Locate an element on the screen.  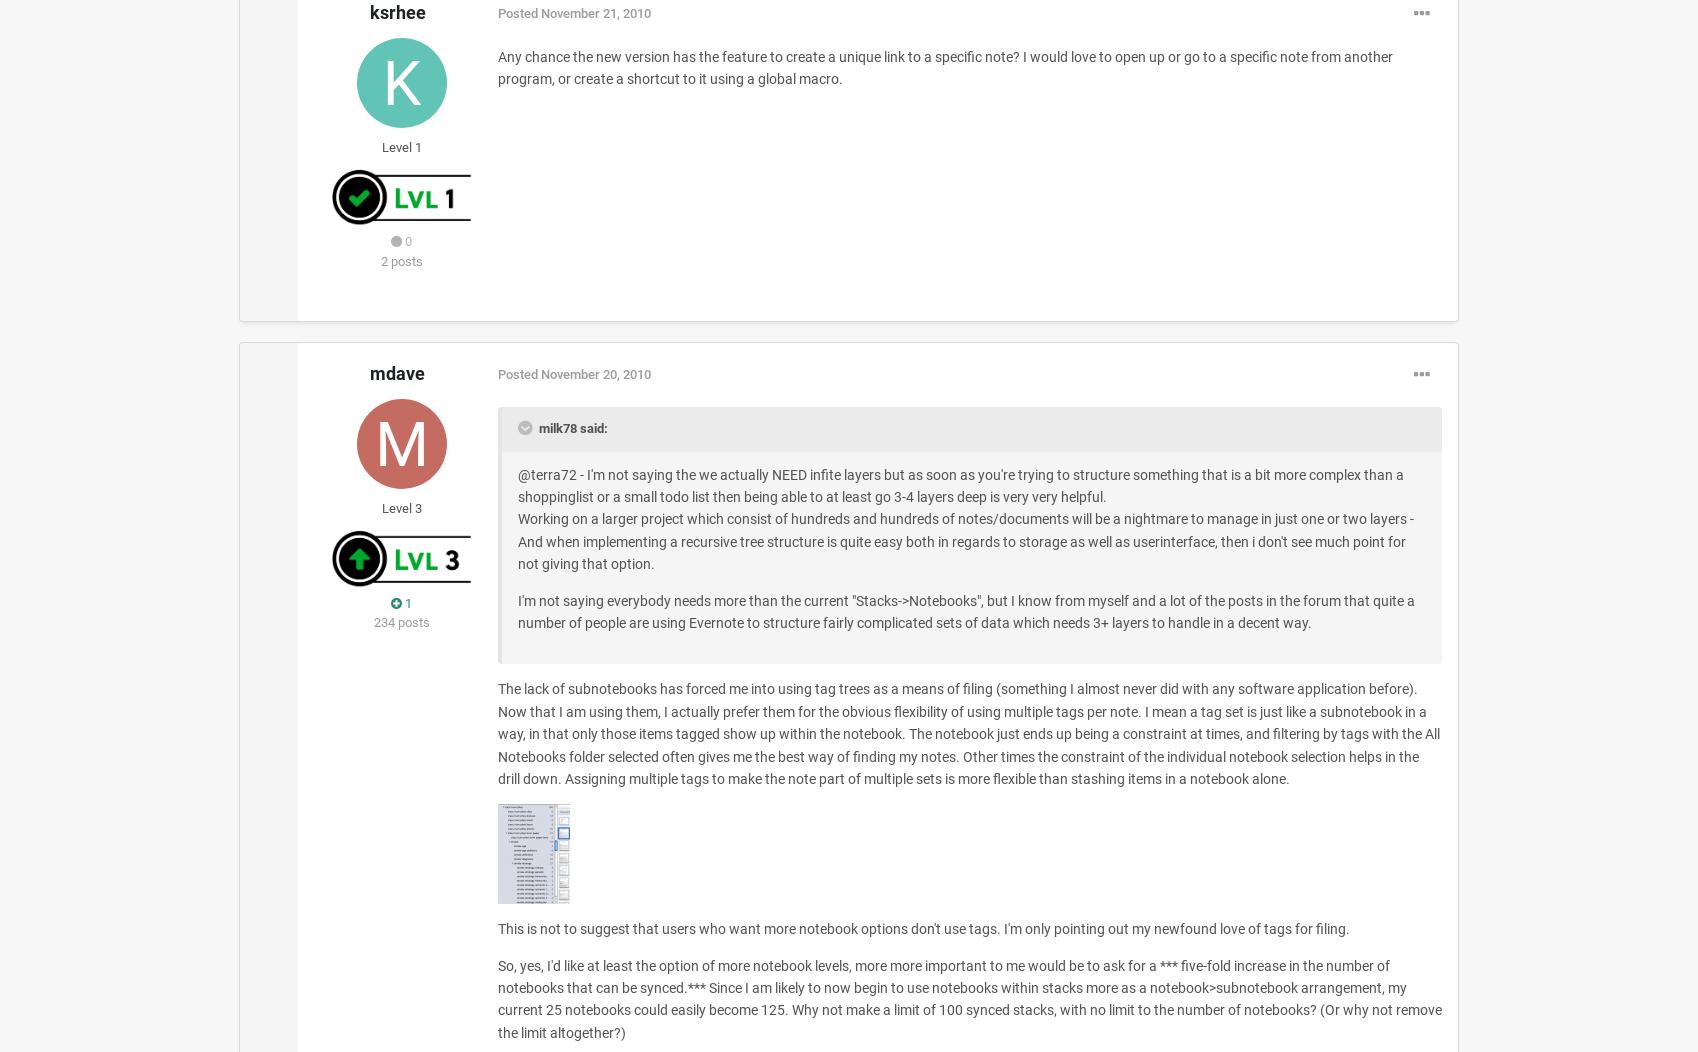
'Level 1' is located at coordinates (401, 145).